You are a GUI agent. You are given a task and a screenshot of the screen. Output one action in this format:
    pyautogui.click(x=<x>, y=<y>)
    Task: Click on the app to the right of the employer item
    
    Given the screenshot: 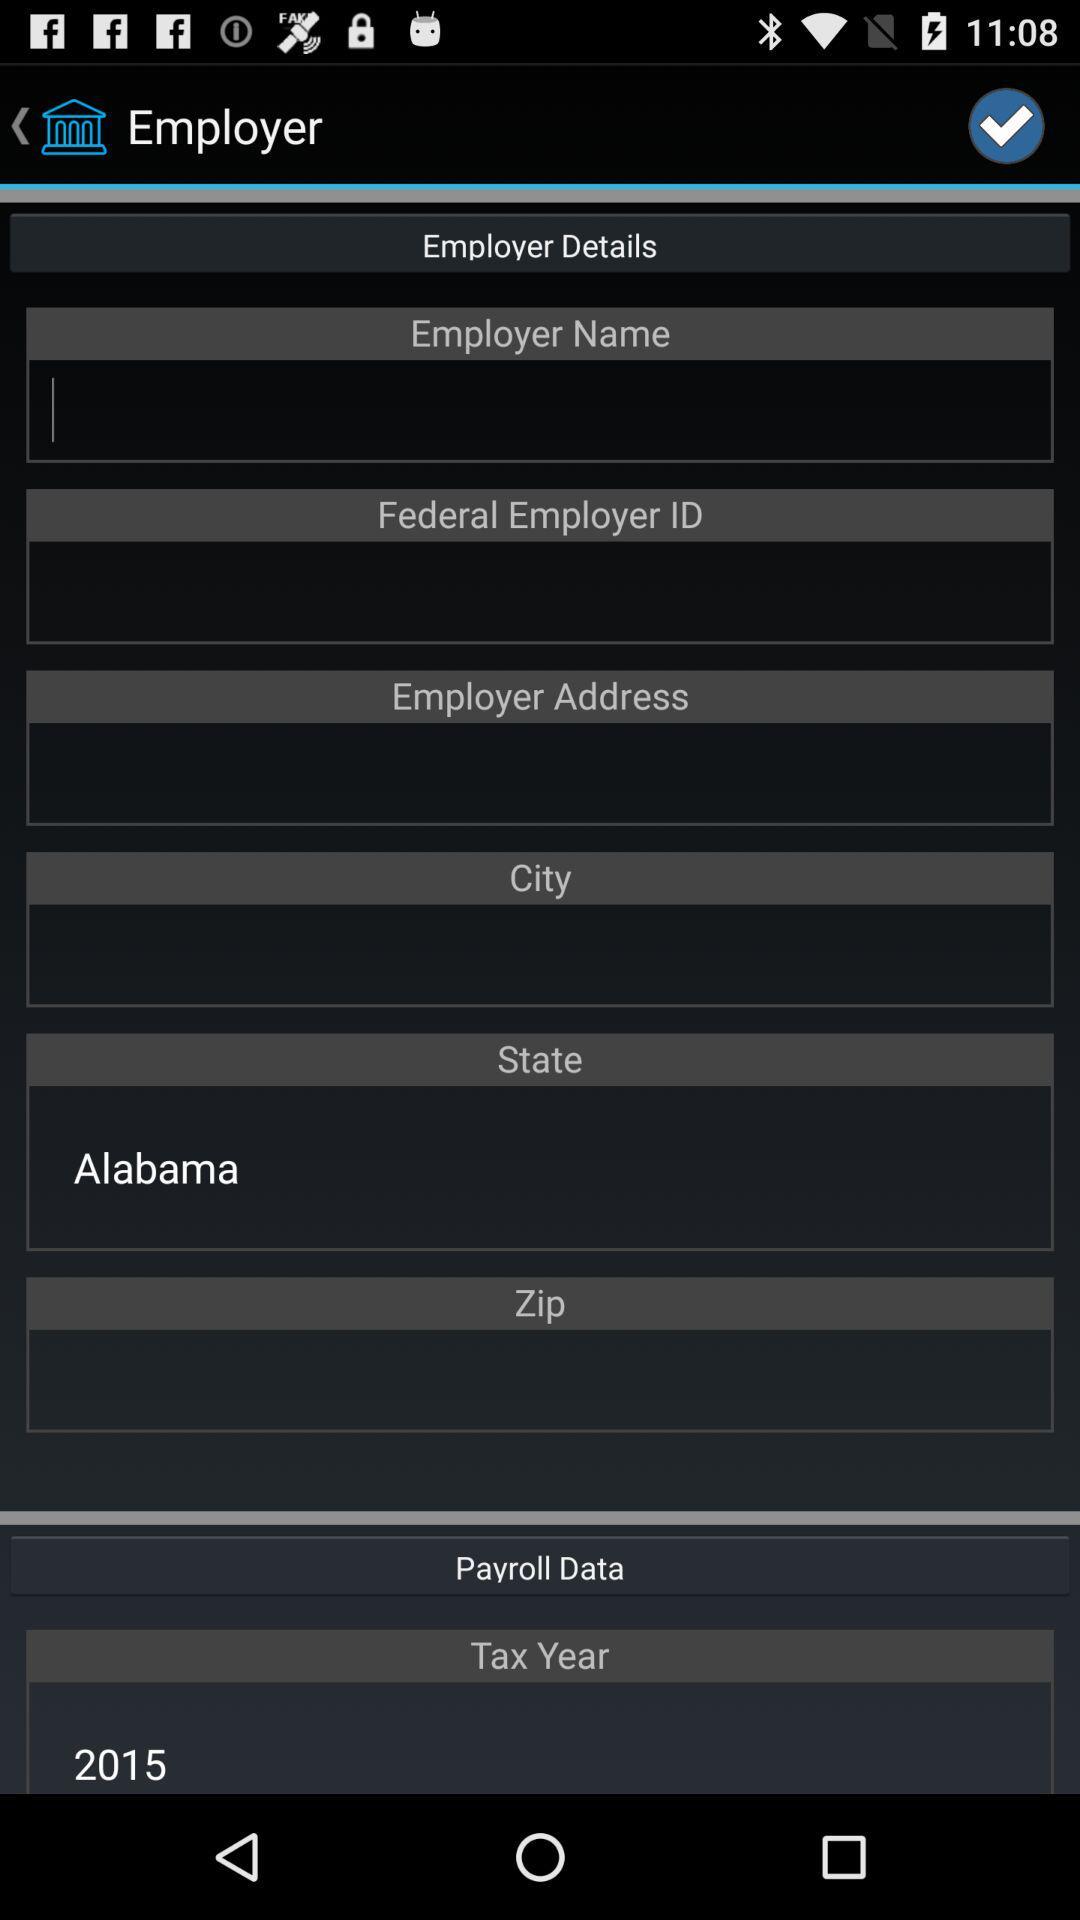 What is the action you would take?
    pyautogui.click(x=1006, y=124)
    